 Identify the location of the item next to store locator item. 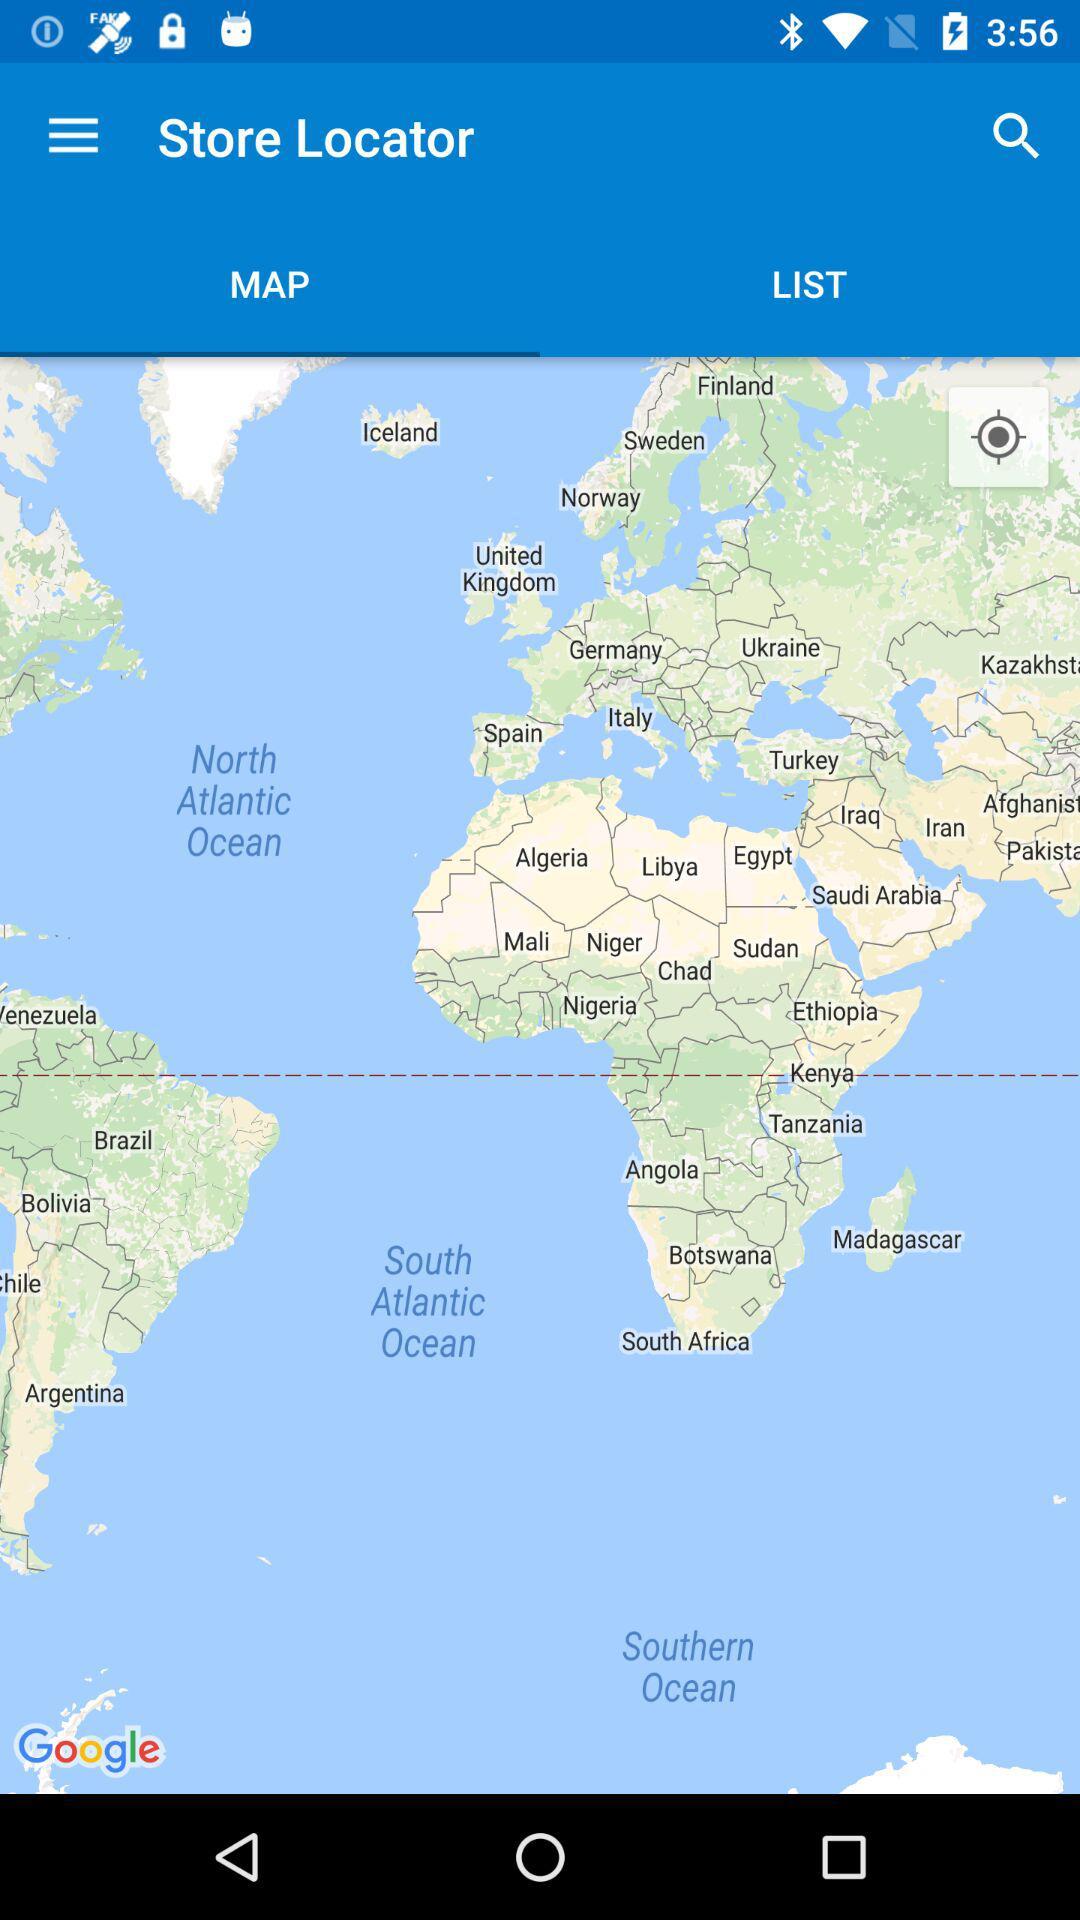
(72, 135).